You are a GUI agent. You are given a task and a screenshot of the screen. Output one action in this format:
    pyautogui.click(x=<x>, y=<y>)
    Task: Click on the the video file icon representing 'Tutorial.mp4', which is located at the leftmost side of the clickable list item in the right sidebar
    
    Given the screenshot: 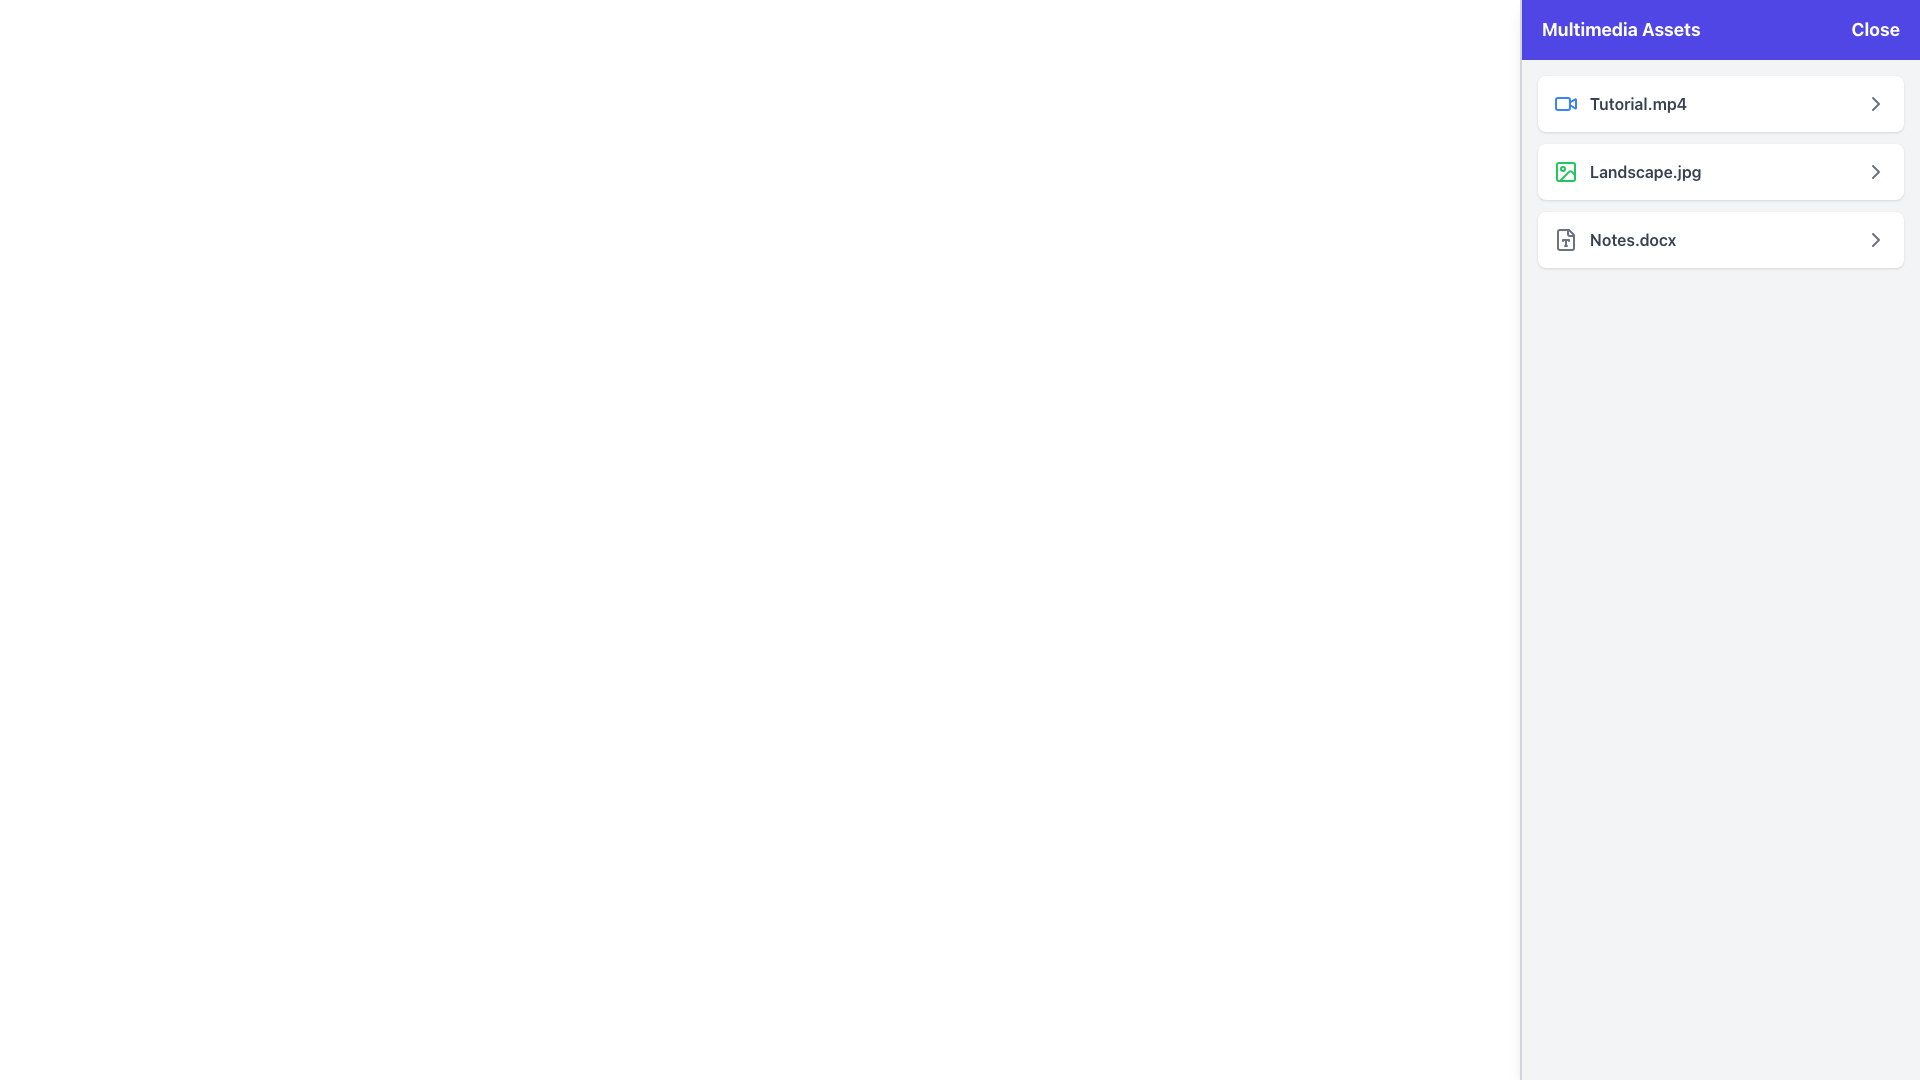 What is the action you would take?
    pyautogui.click(x=1564, y=104)
    